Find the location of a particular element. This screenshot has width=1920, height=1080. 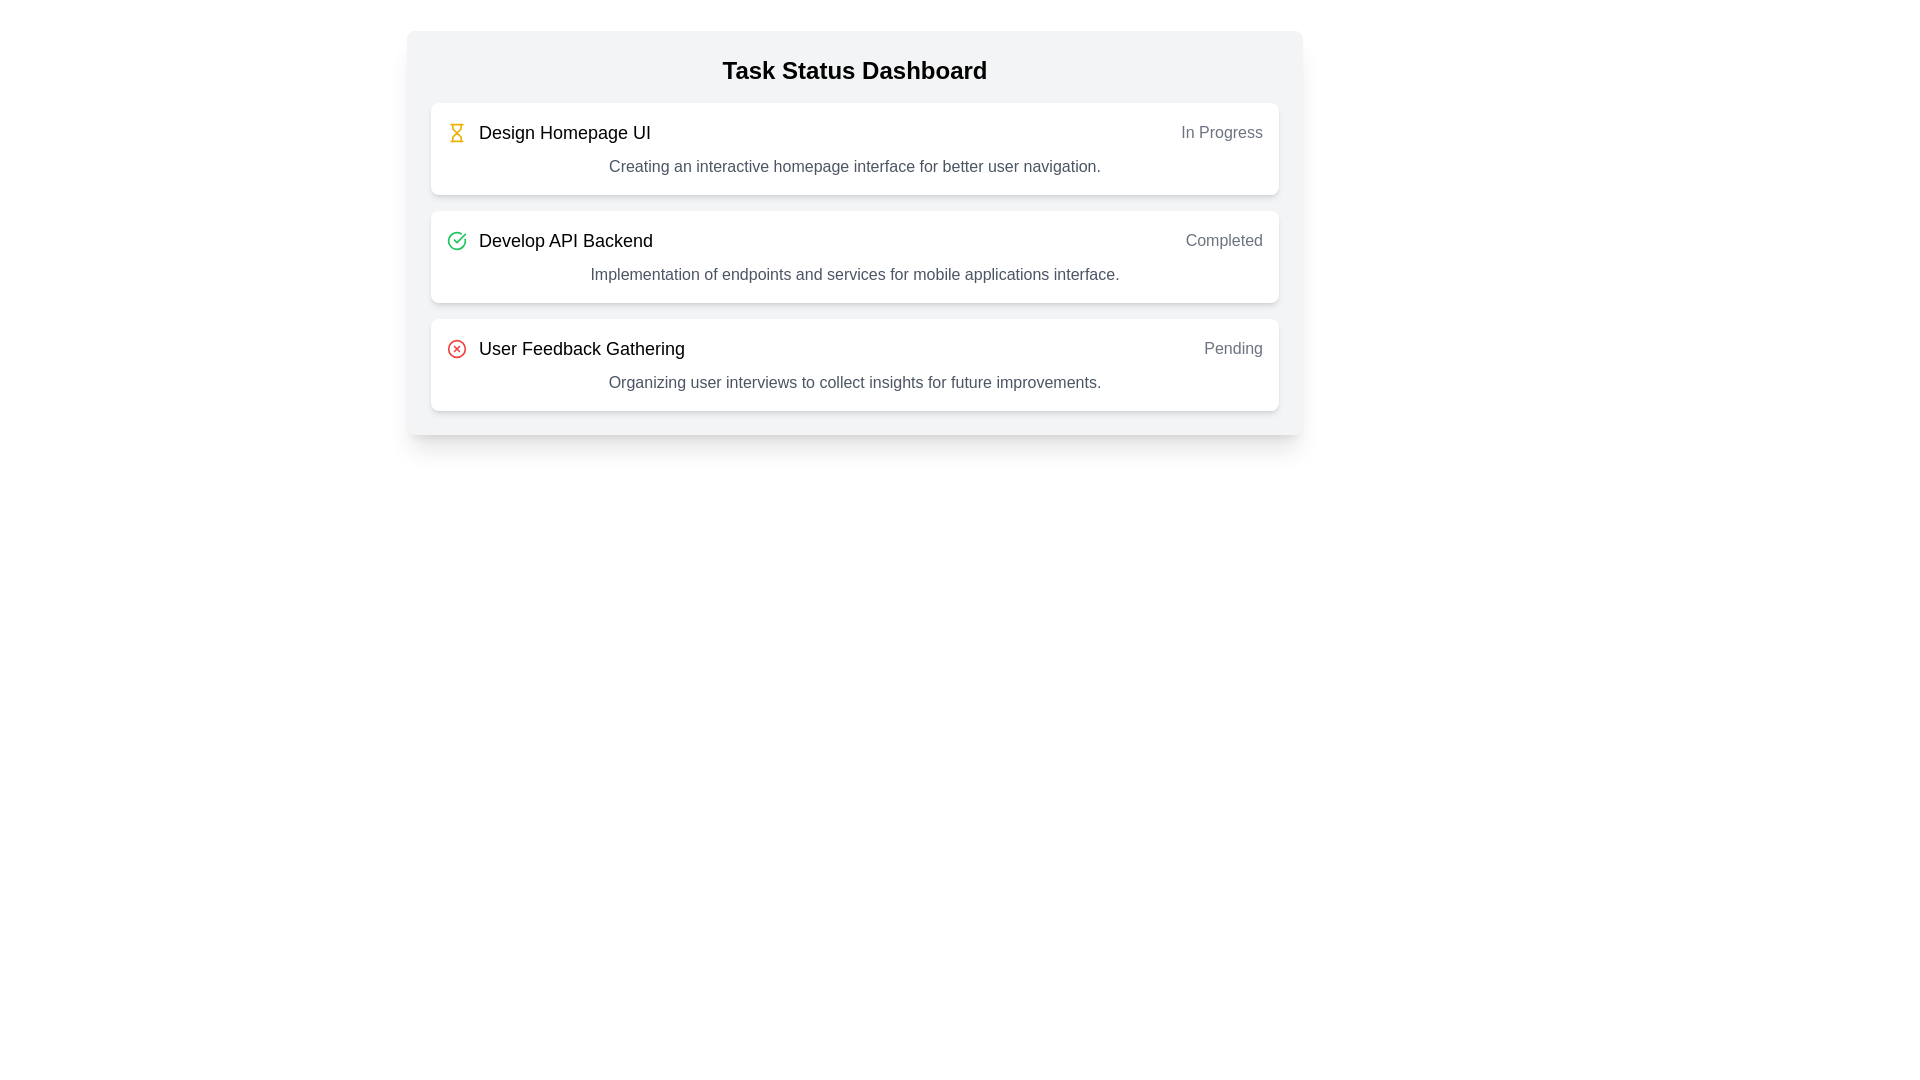

the task entry in the middle of the task list to interact with its subtasks or linked details is located at coordinates (854, 239).